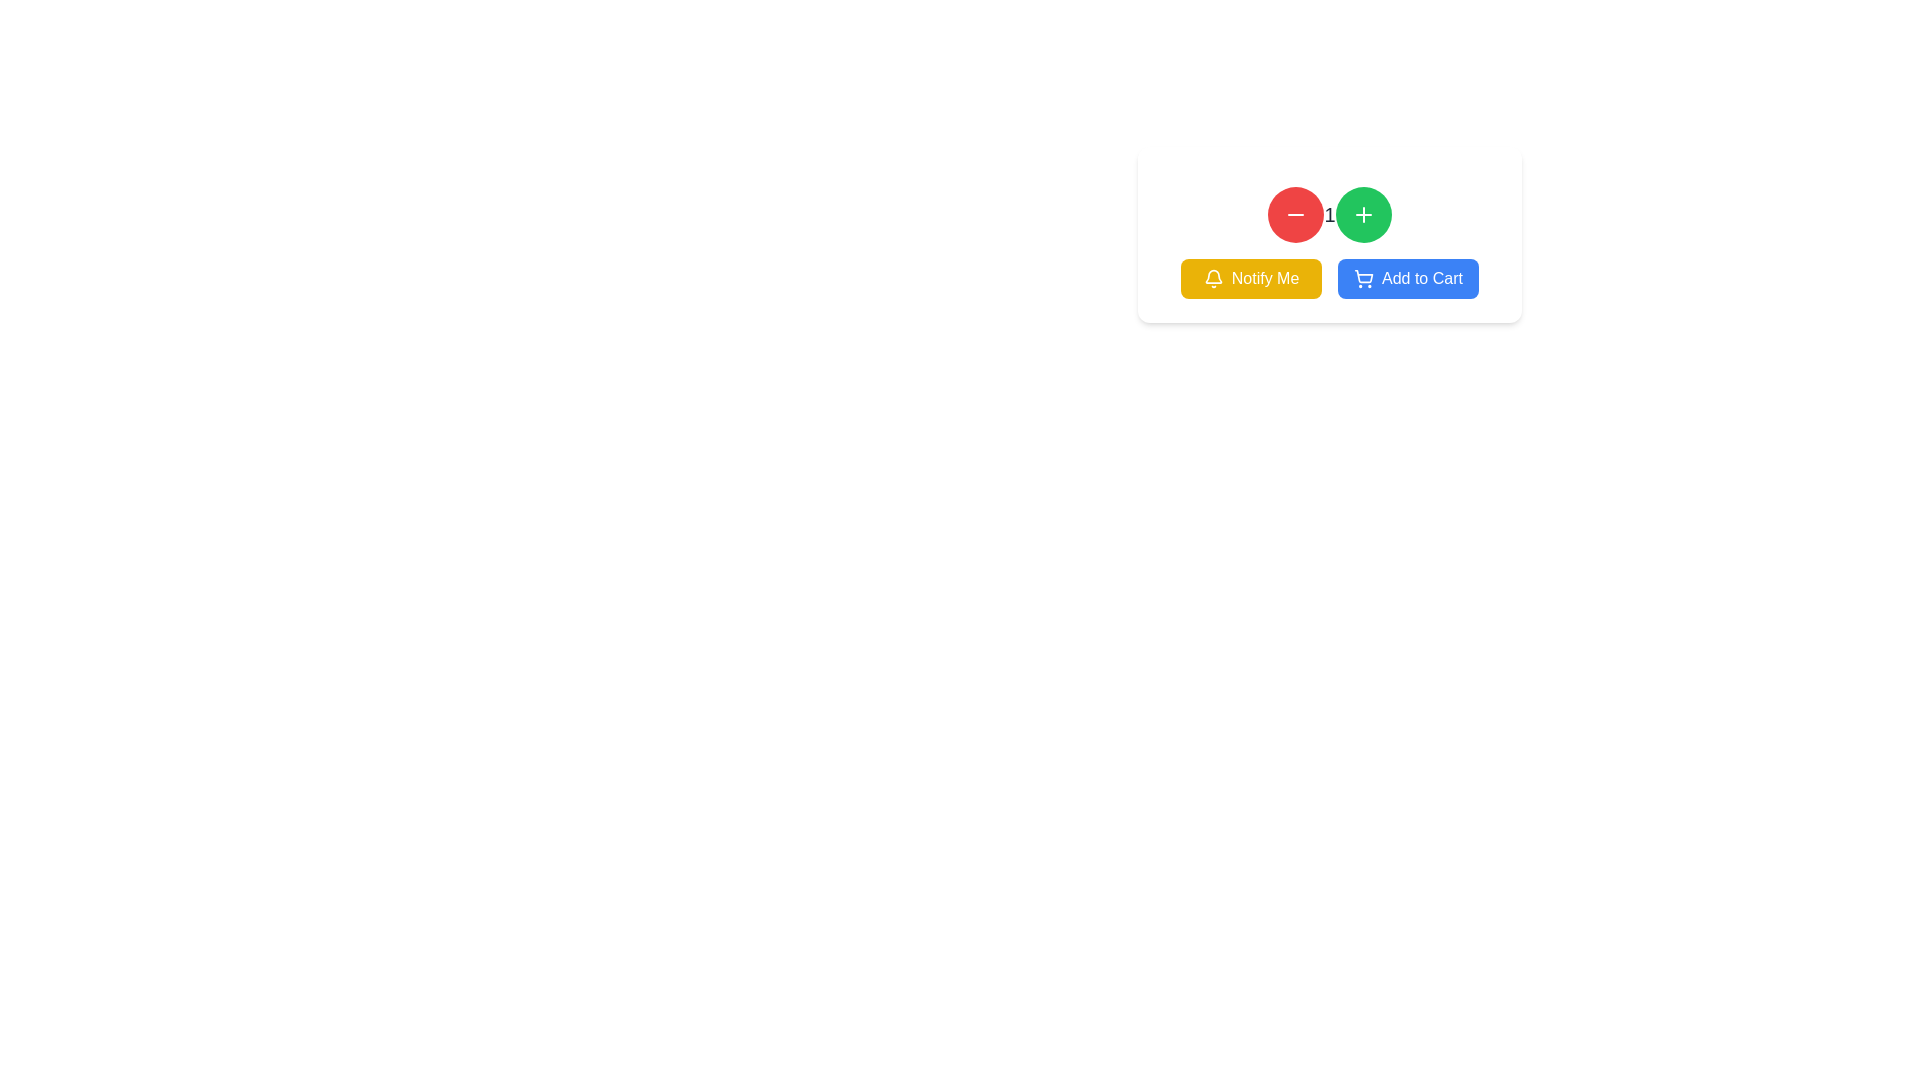 The image size is (1920, 1080). Describe the element at coordinates (1362, 215) in the screenshot. I see `the green circular button with a white plus sign located in the top-right region of the main view` at that location.